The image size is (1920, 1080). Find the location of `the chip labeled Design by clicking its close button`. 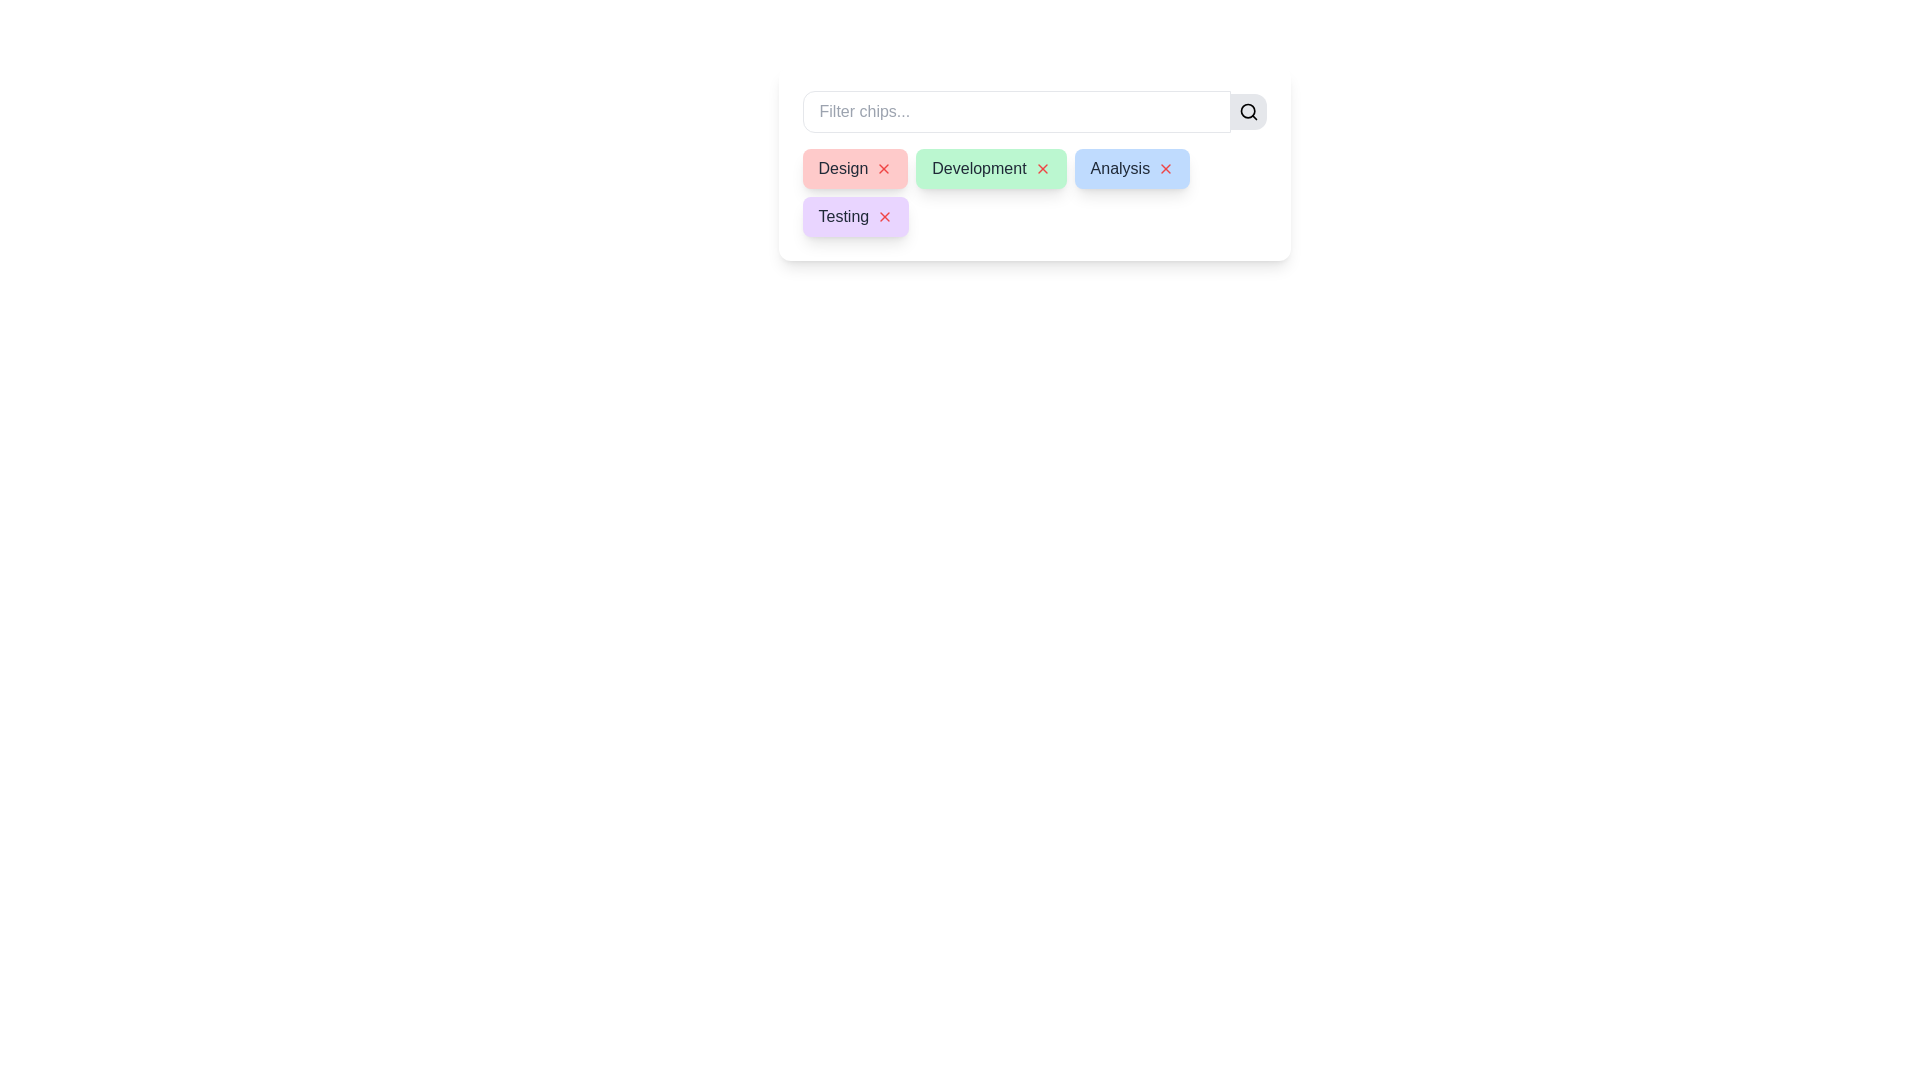

the chip labeled Design by clicking its close button is located at coordinates (883, 168).